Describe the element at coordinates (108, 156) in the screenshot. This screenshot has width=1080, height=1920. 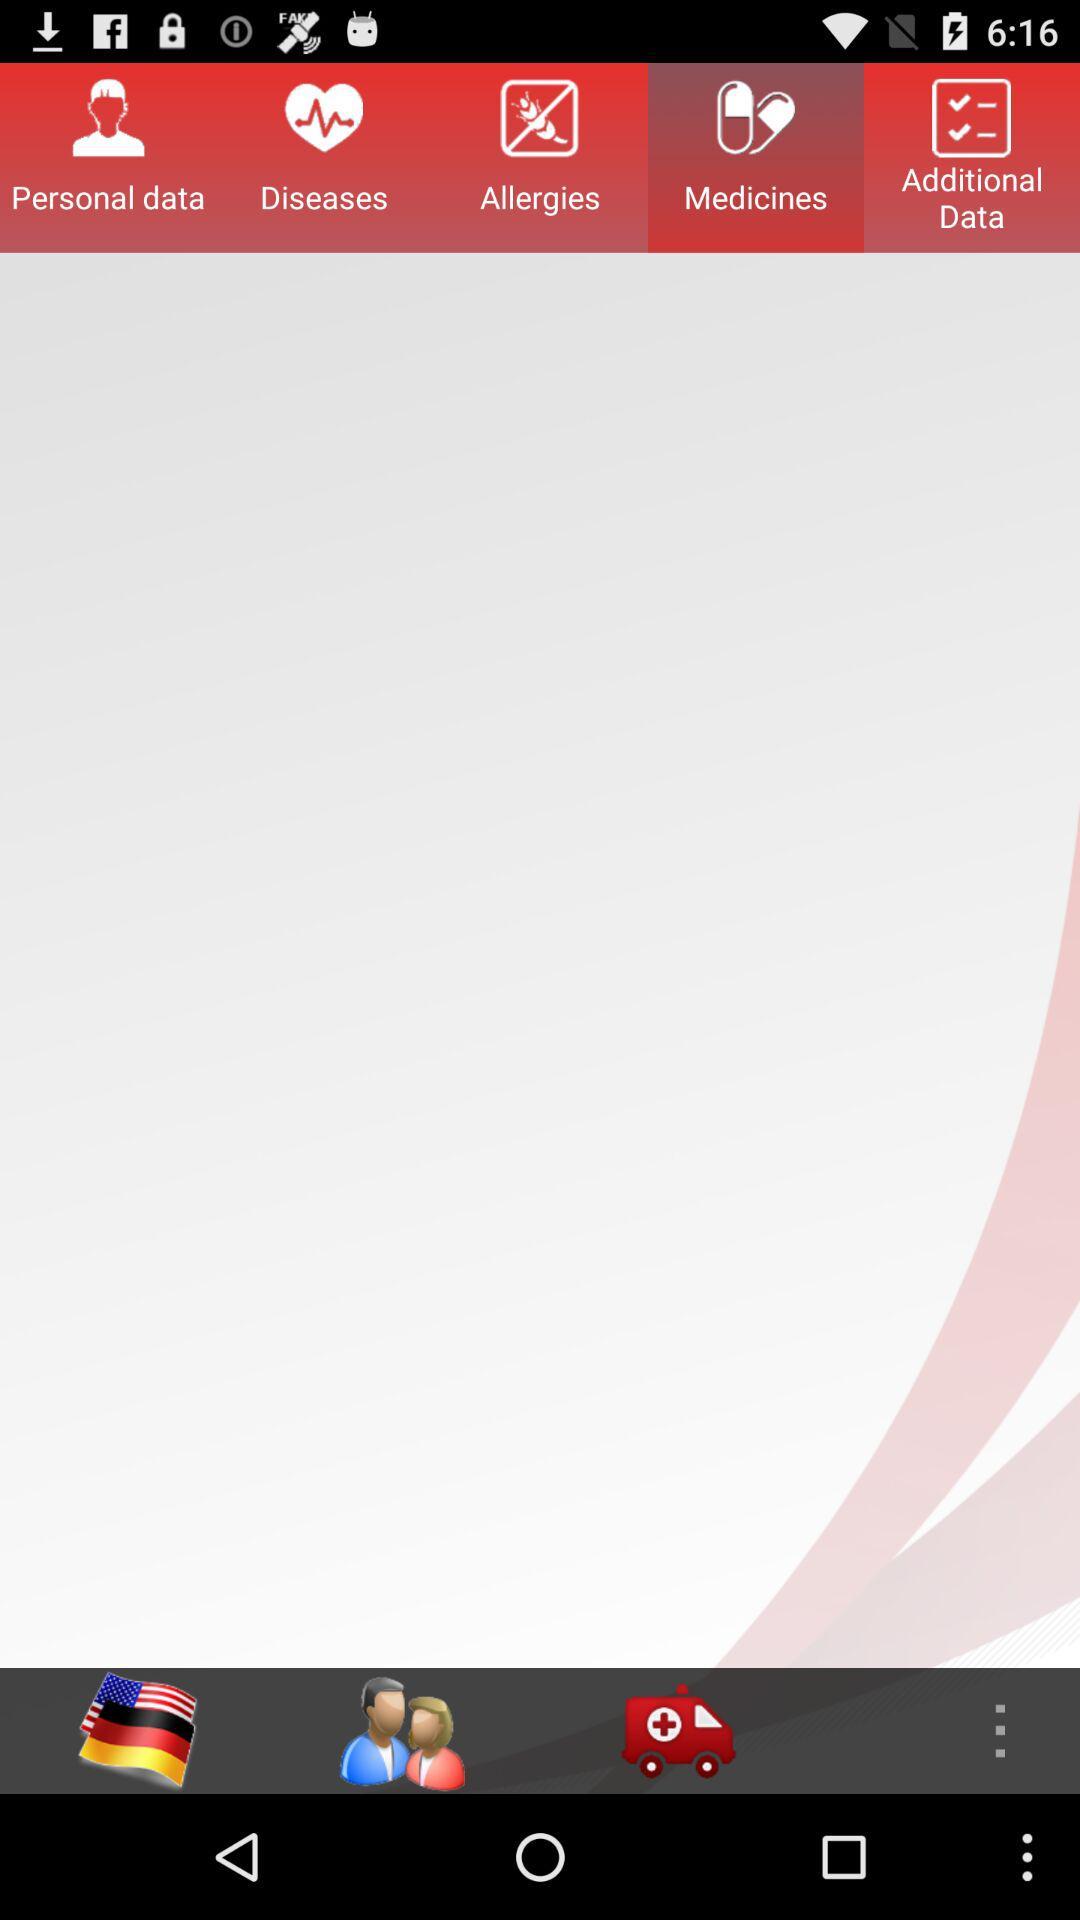
I see `the personal data item` at that location.